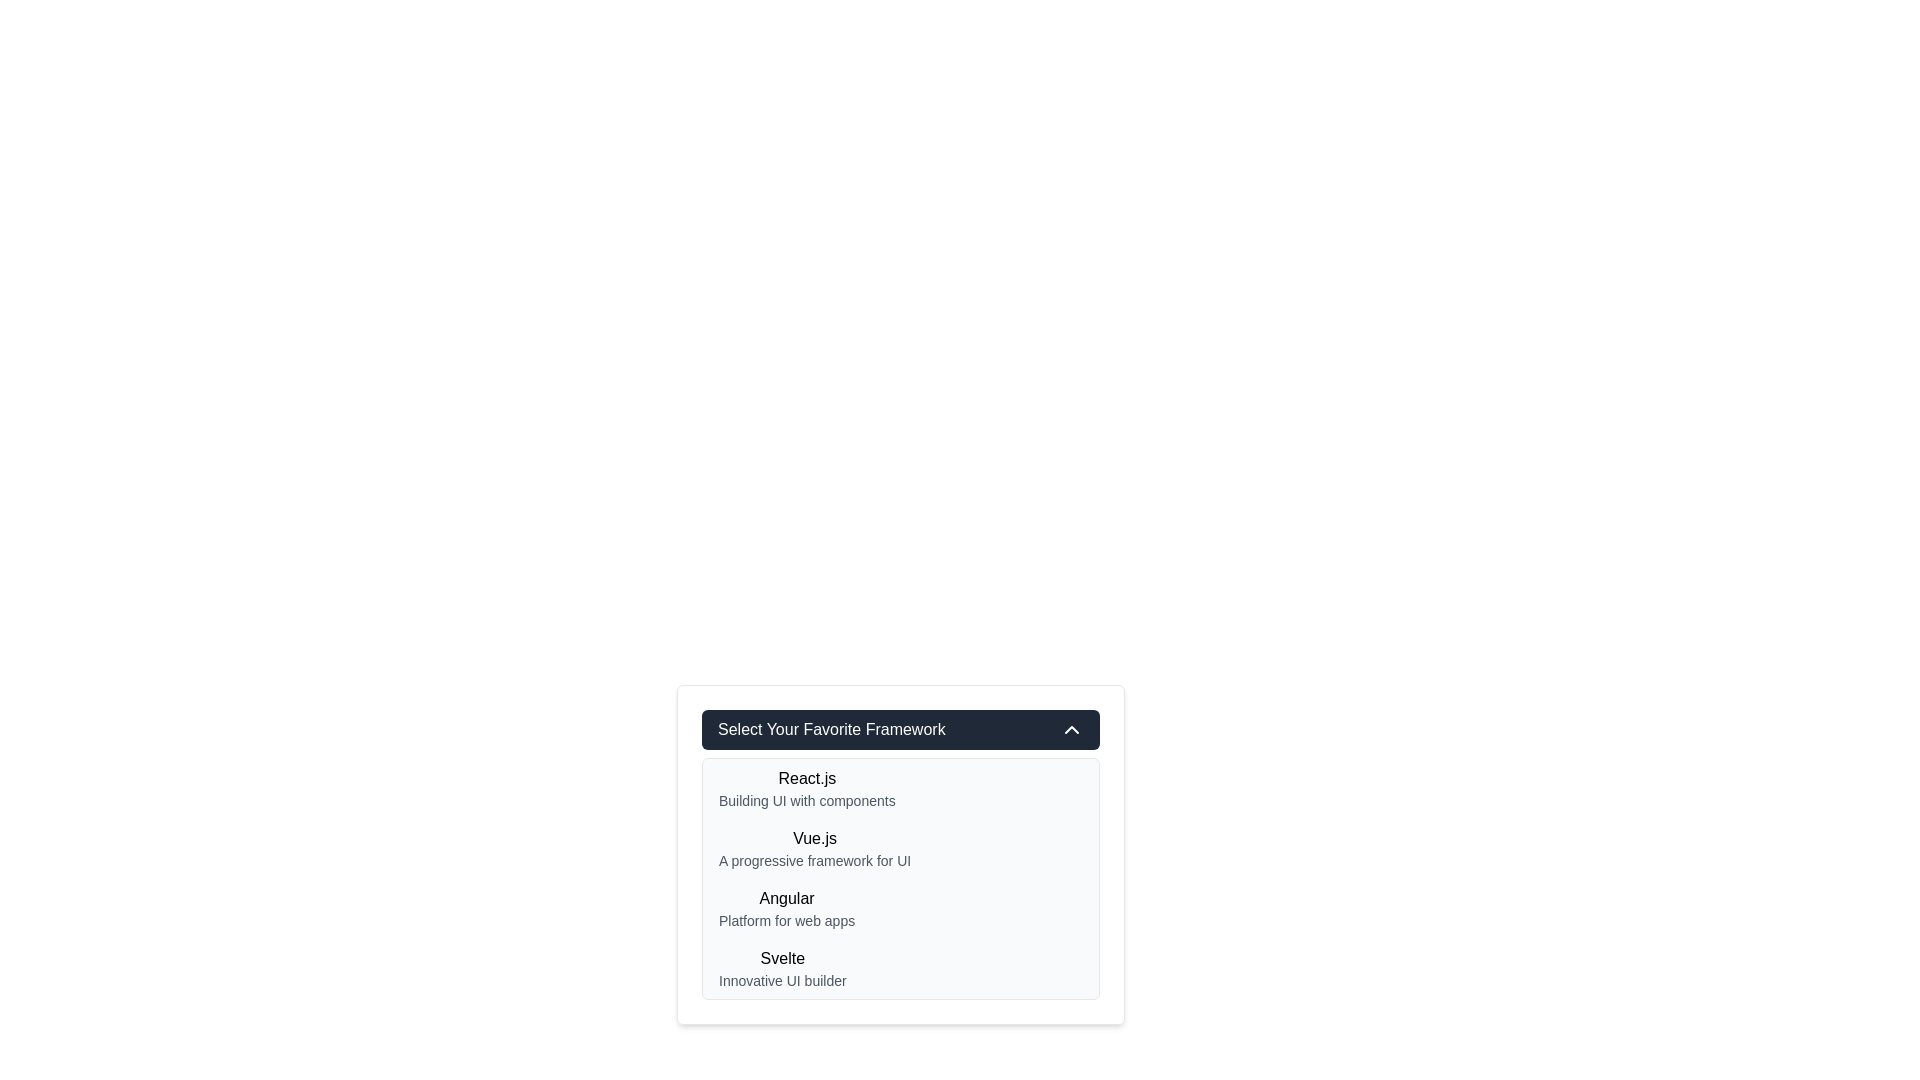  Describe the element at coordinates (900, 829) in the screenshot. I see `the 'Vue.js' option in the dropdown list` at that location.